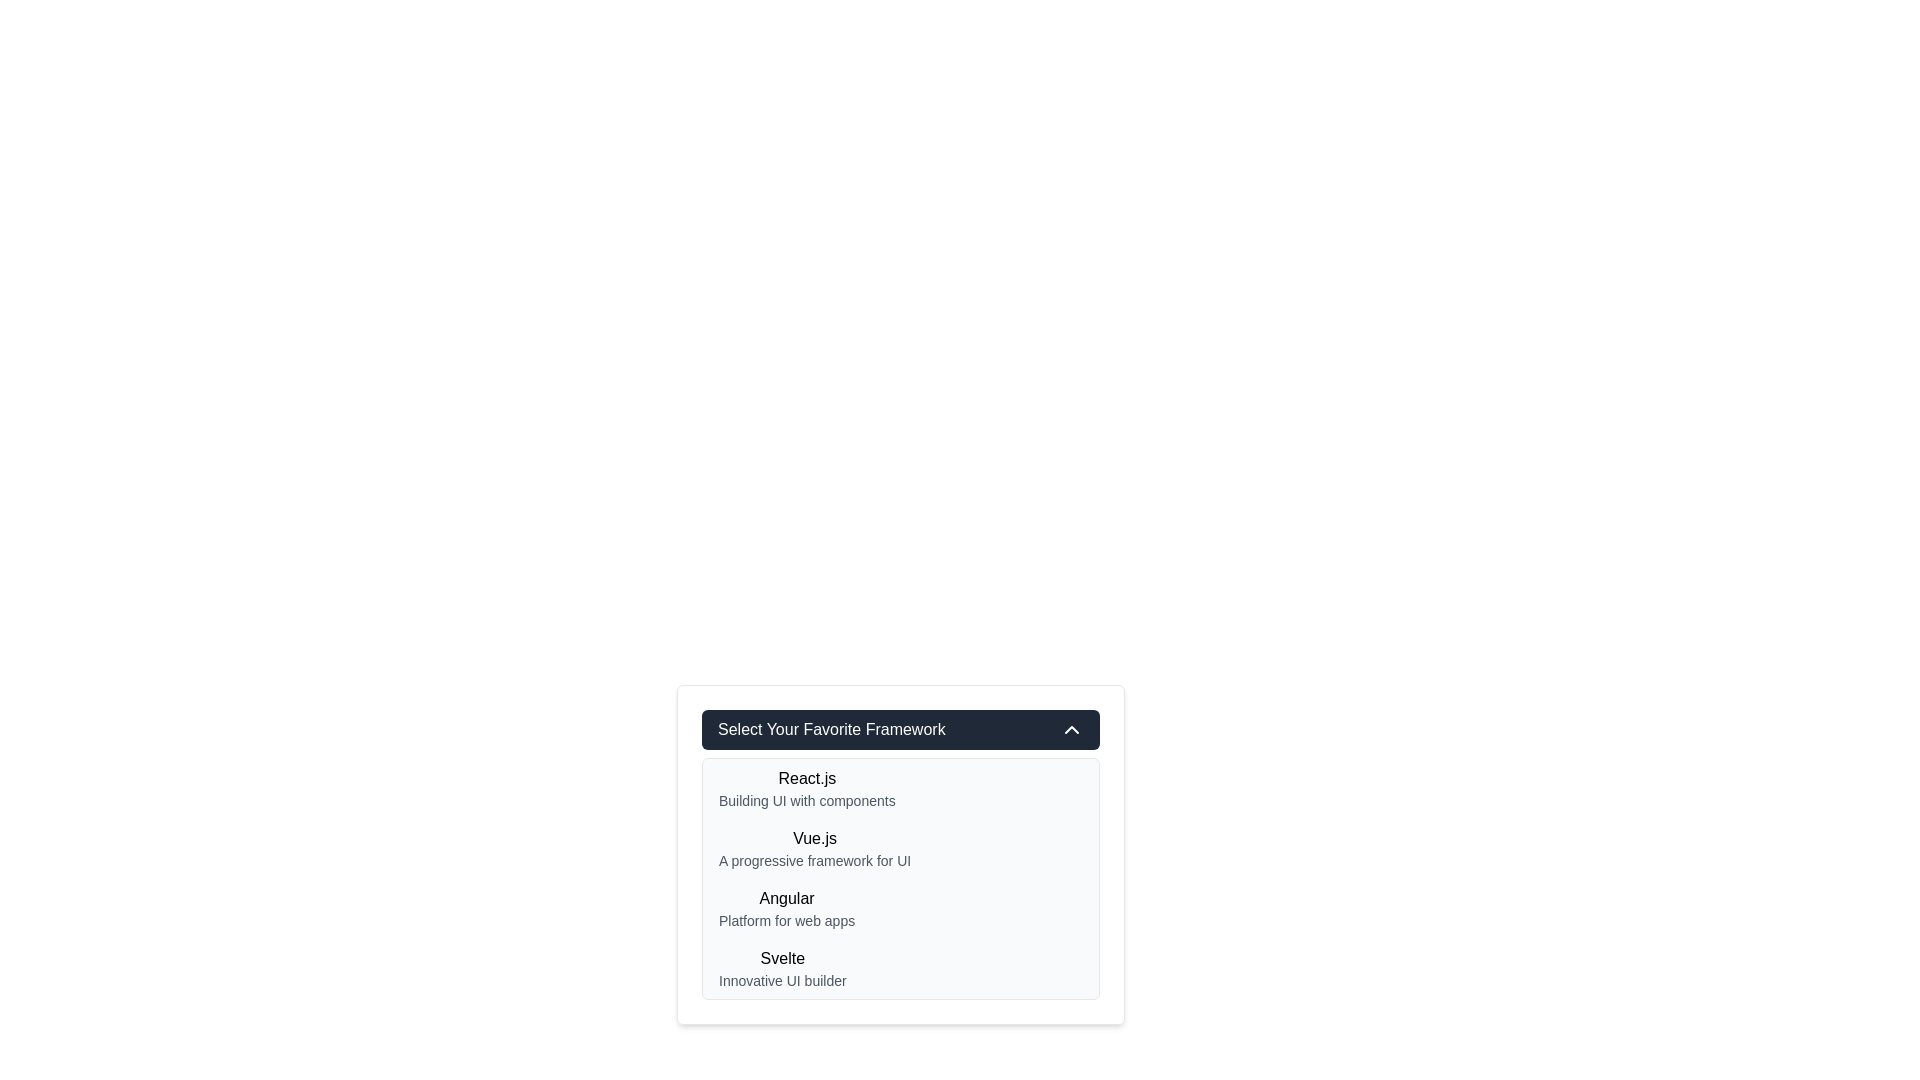  Describe the element at coordinates (900, 829) in the screenshot. I see `the 'Vue.js' option in the dropdown list` at that location.